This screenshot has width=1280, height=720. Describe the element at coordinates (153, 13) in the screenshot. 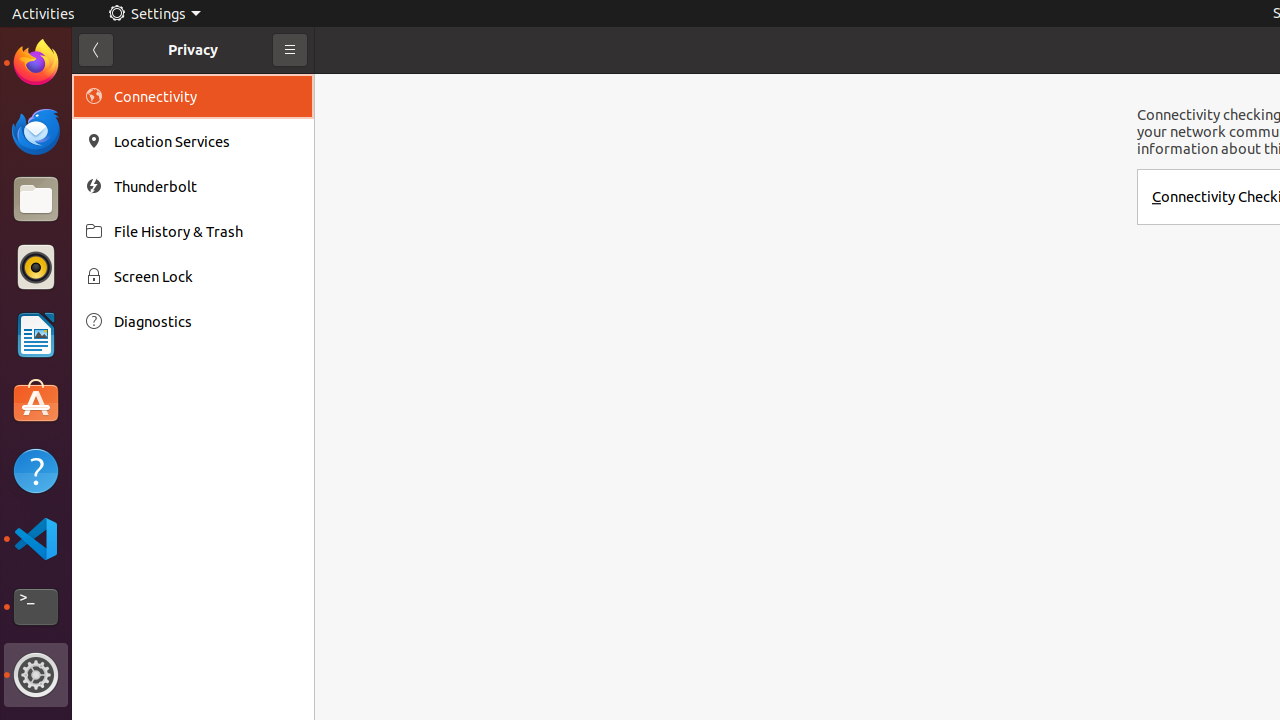

I see `'Settings'` at that location.